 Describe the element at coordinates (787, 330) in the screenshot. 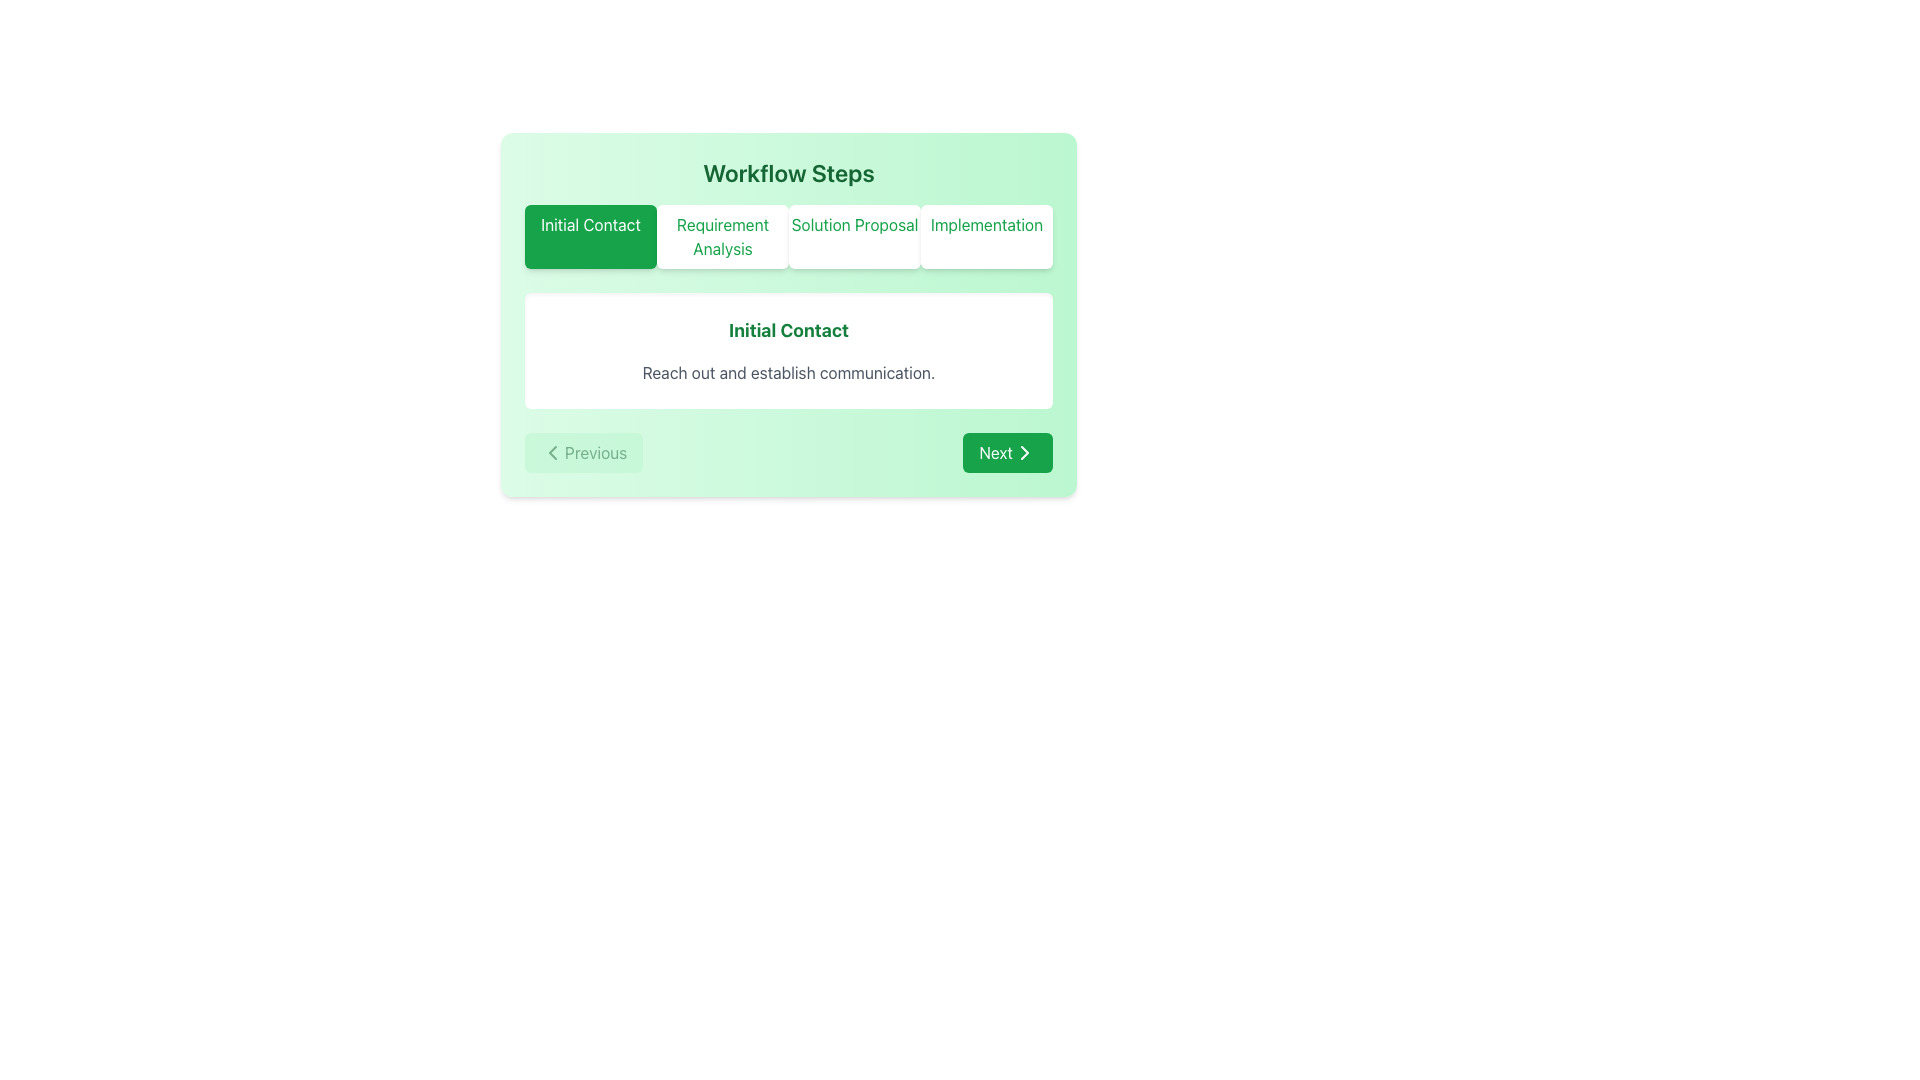

I see `the text element that serves as a title or heading for the workflow step, located within a white, rounded box with shadow effects, above the descriptive text 'Reach out and establish communication.'` at that location.